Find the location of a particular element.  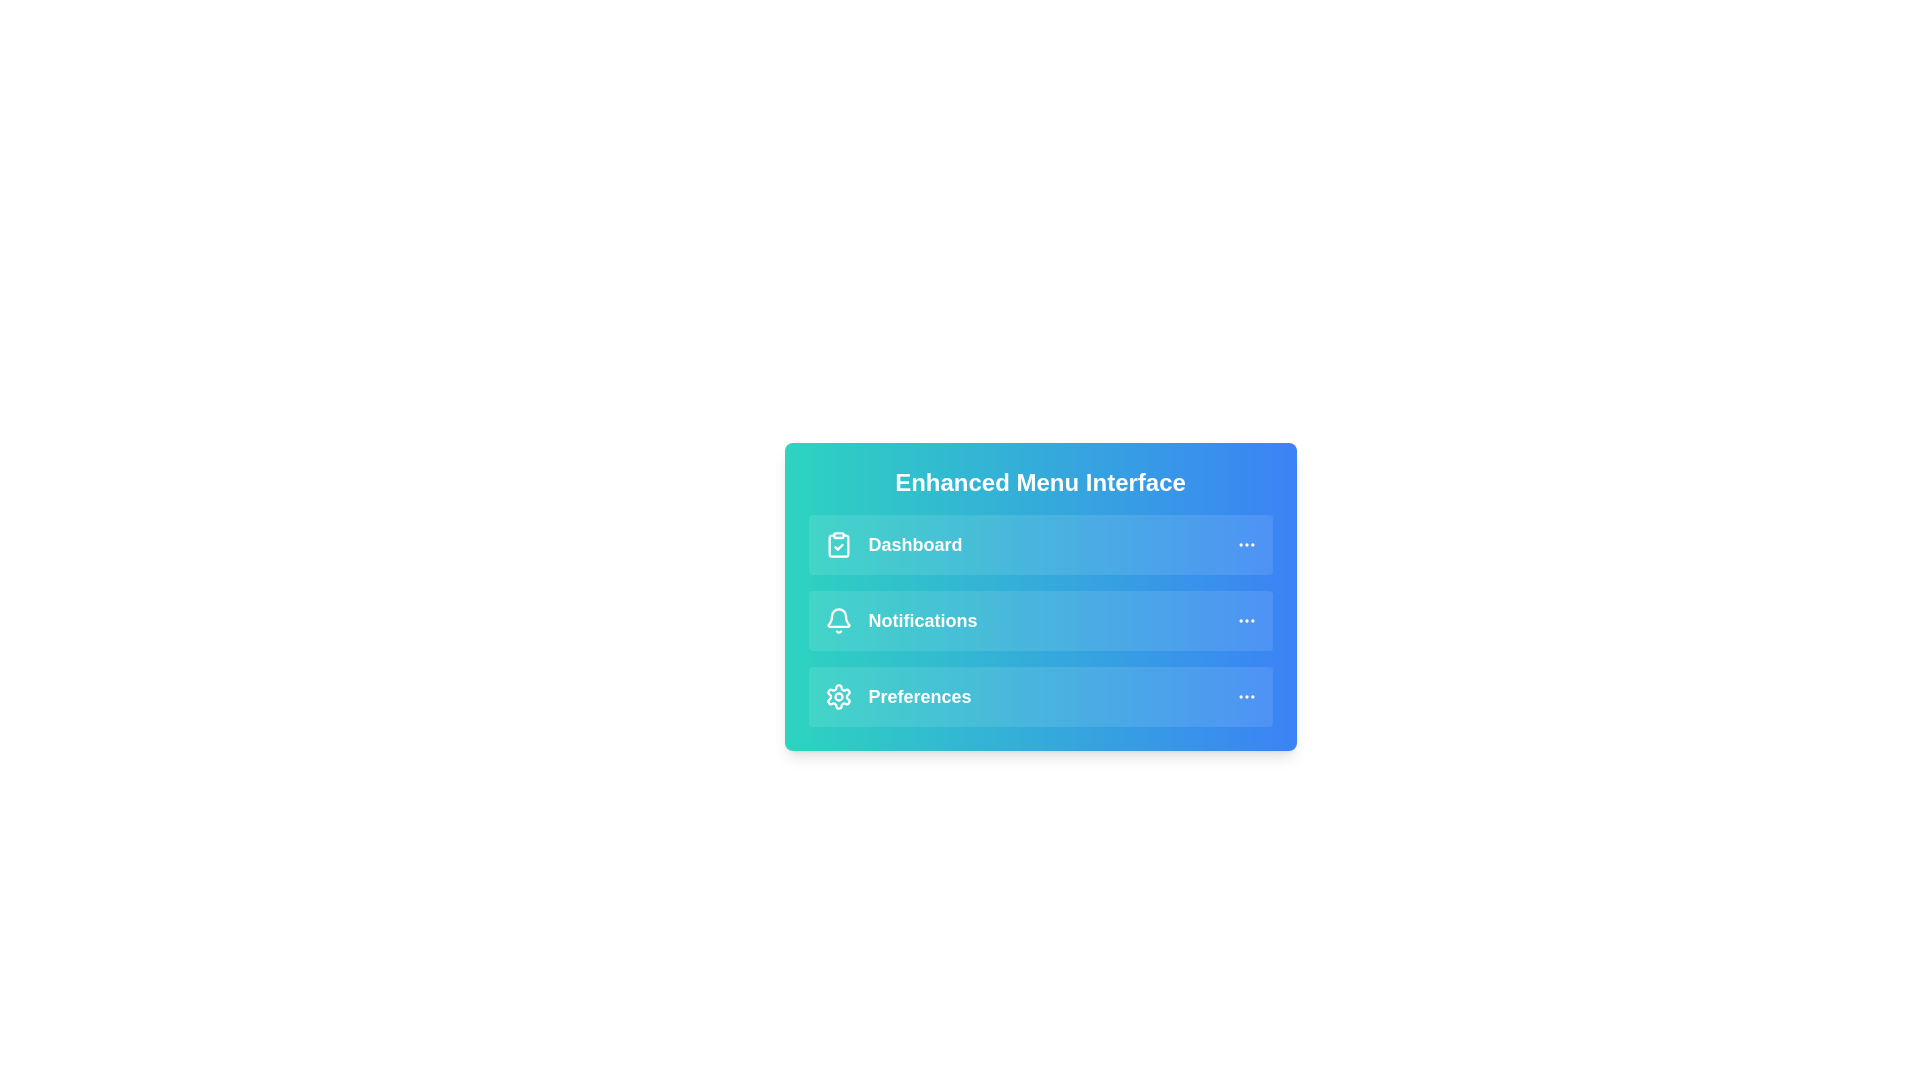

the 'Notifications' button is located at coordinates (1040, 596).